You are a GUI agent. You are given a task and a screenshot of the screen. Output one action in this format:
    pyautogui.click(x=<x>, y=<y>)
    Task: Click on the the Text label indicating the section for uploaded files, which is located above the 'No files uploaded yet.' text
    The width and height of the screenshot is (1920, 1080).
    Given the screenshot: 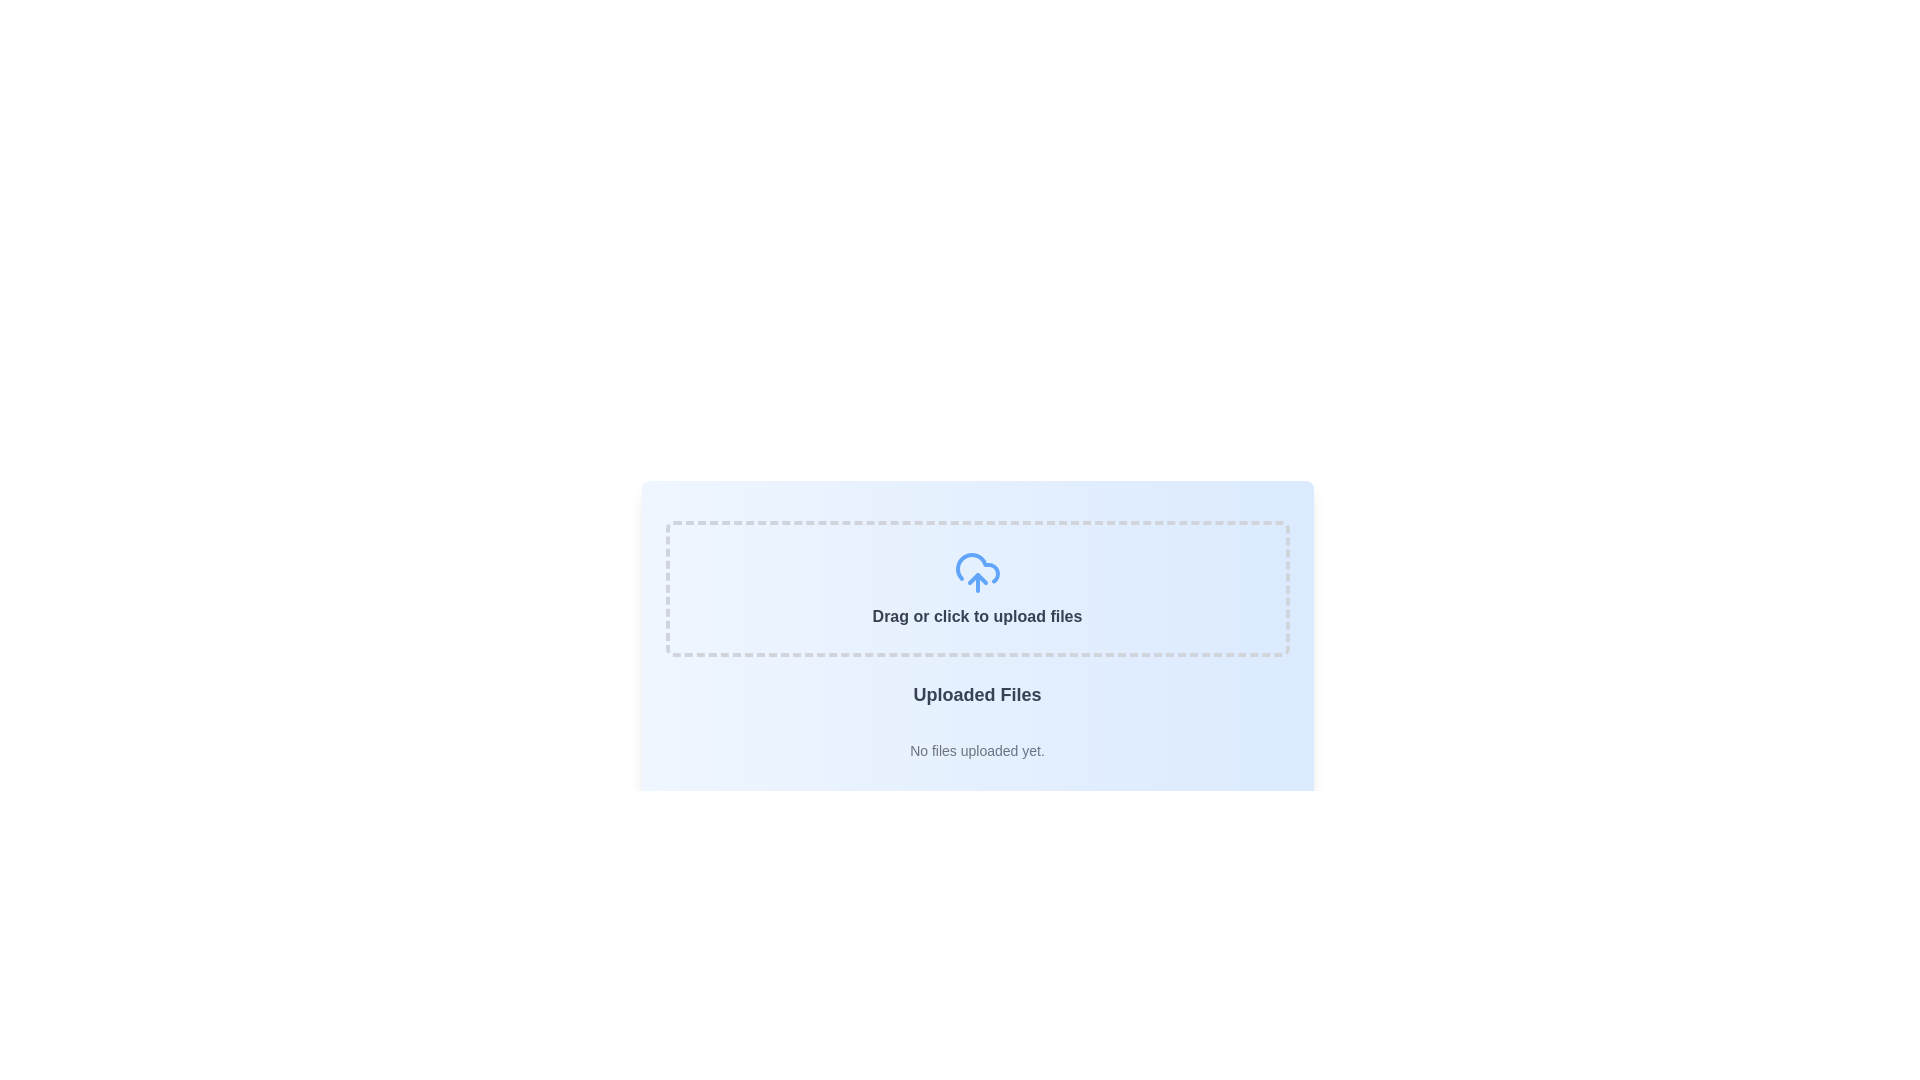 What is the action you would take?
    pyautogui.click(x=977, y=693)
    